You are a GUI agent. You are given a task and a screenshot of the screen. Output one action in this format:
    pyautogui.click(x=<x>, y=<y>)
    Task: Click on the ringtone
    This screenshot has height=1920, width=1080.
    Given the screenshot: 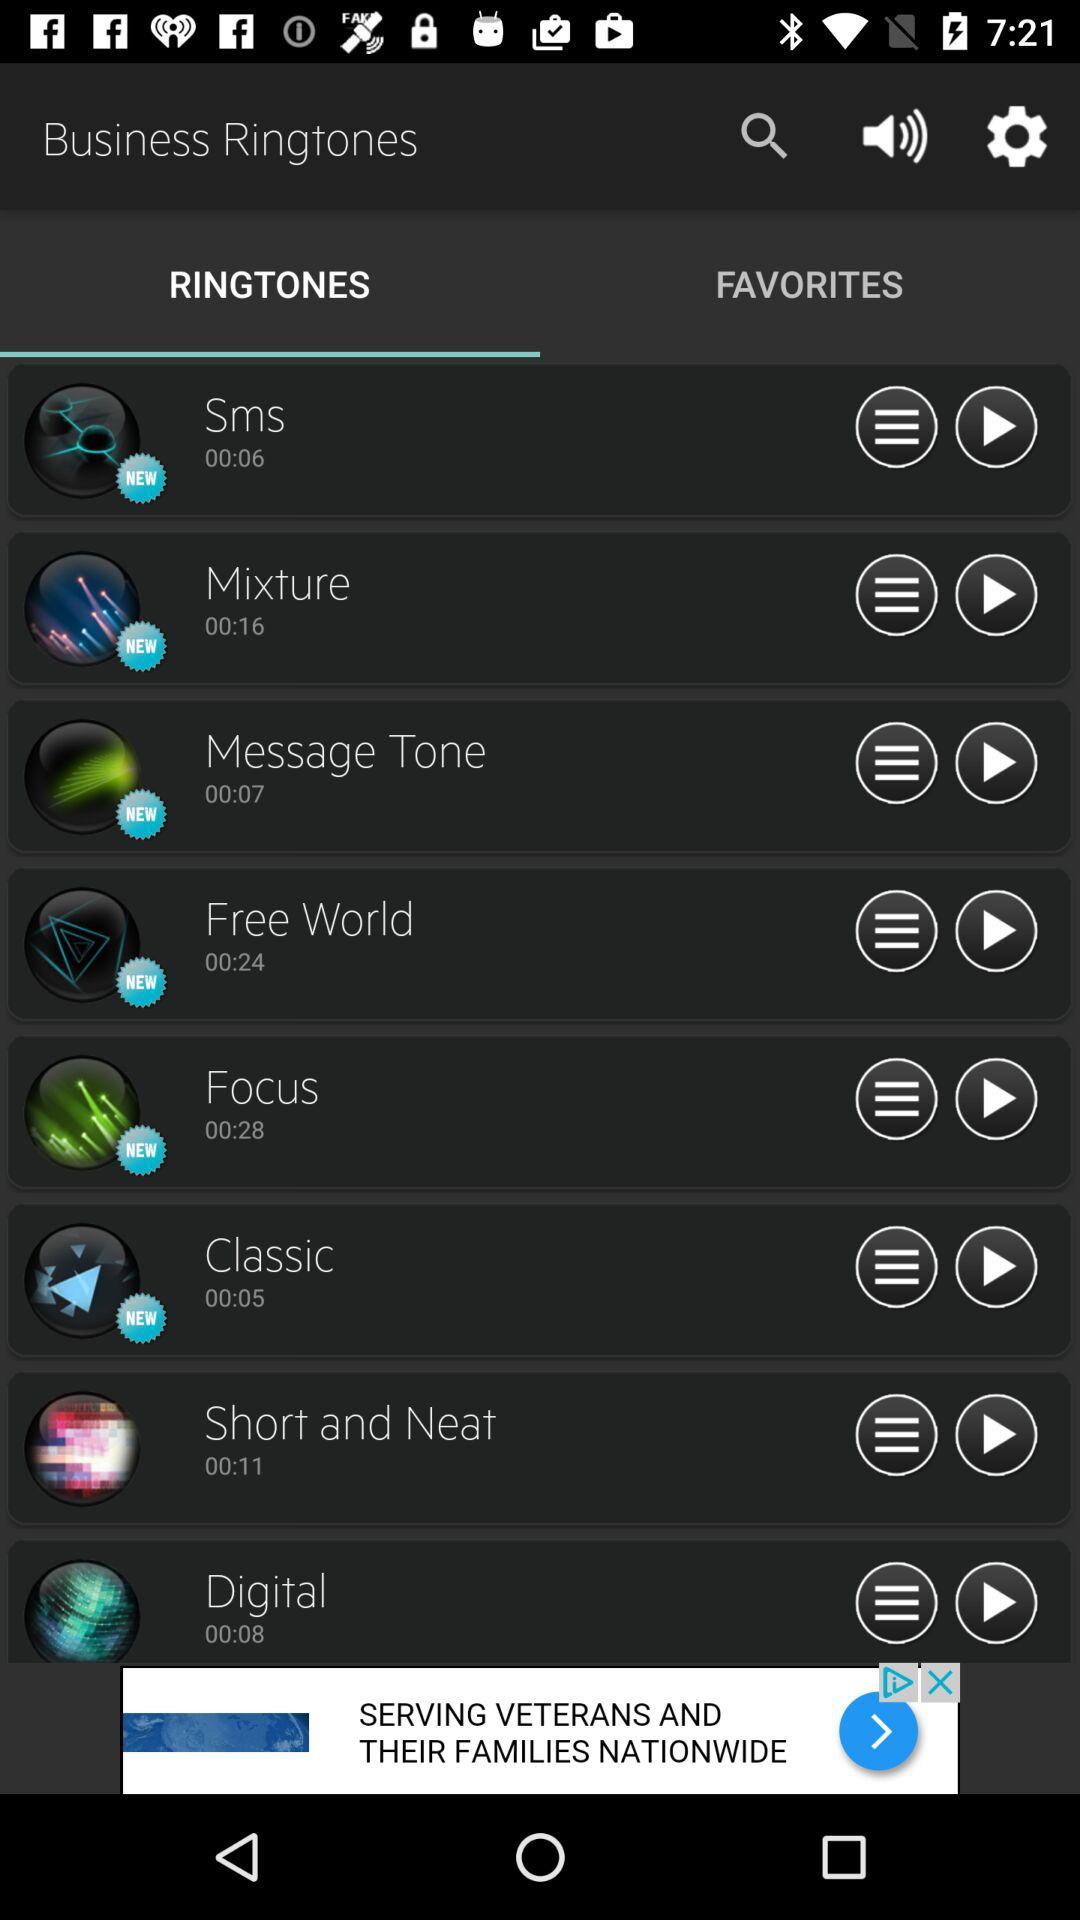 What is the action you would take?
    pyautogui.click(x=80, y=944)
    